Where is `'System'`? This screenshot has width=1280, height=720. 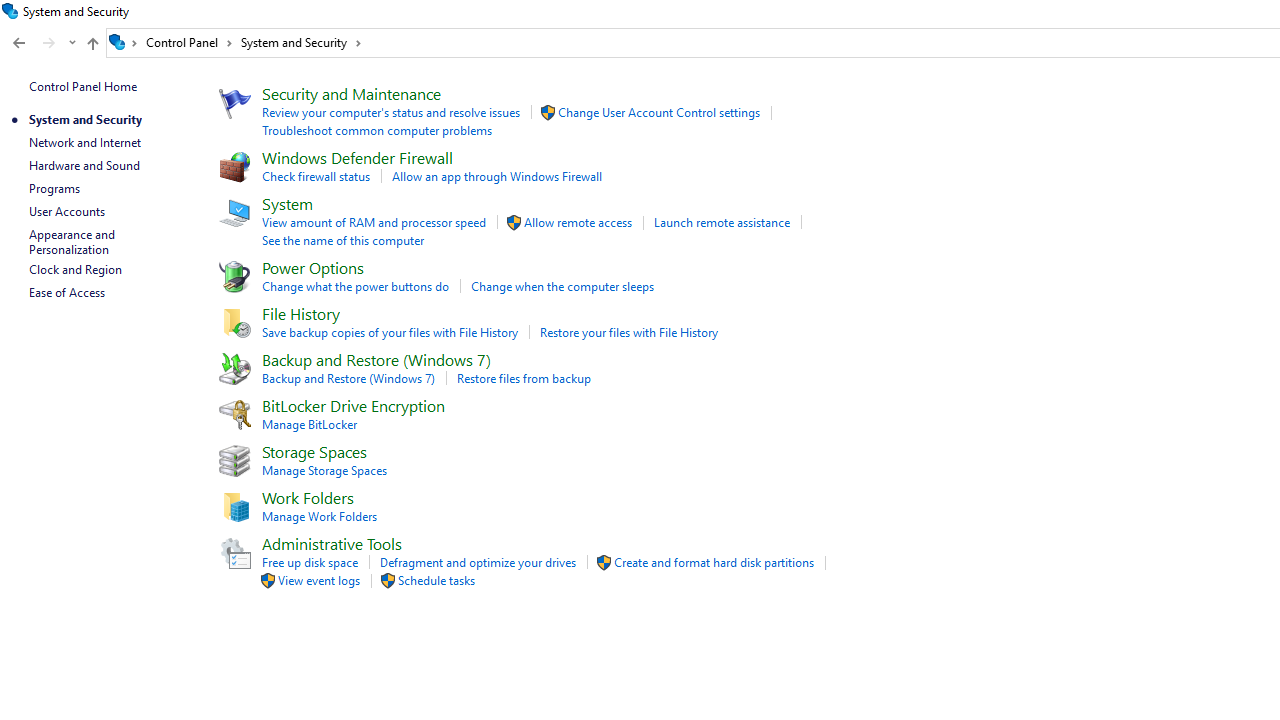
'System' is located at coordinates (286, 203).